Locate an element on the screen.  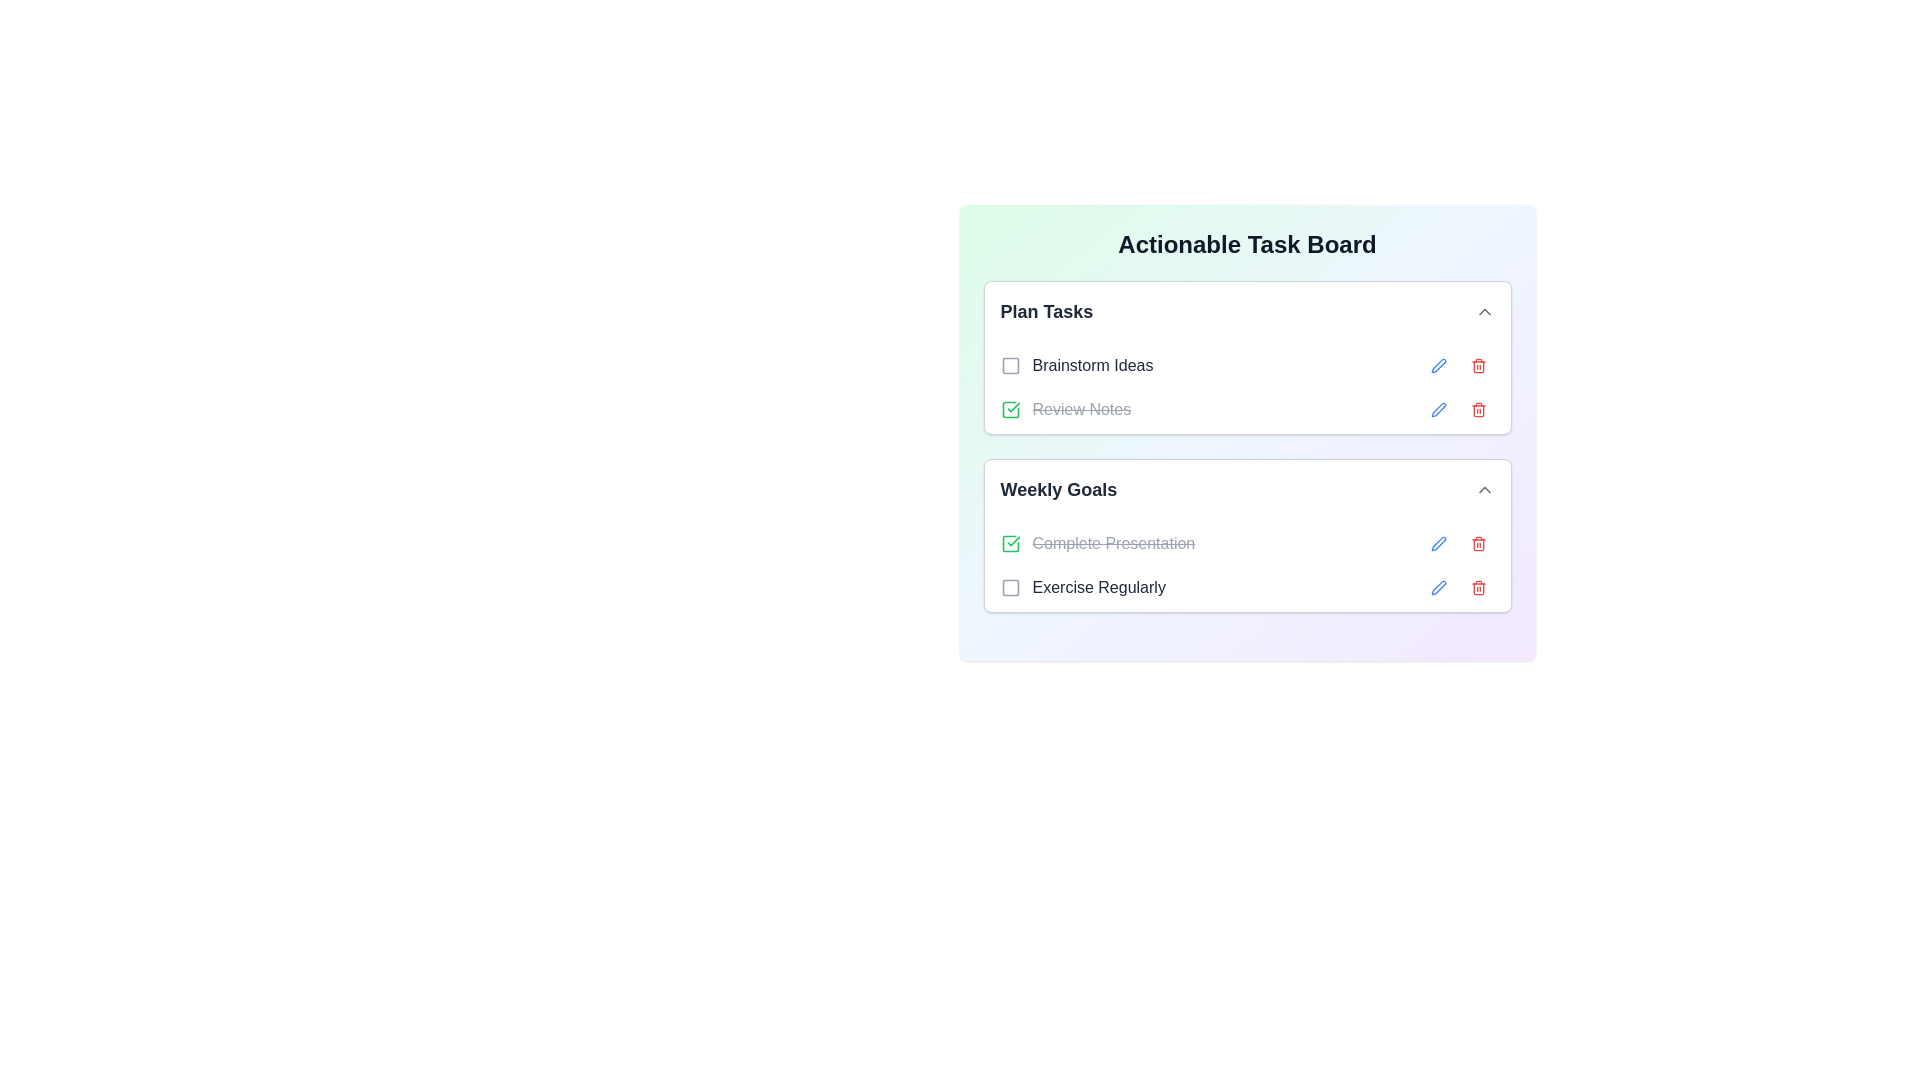
the visual indicator icon located in the 'Weekly Goals' section, positioned to the left of the 'Exercise Regularly' task description is located at coordinates (1010, 586).